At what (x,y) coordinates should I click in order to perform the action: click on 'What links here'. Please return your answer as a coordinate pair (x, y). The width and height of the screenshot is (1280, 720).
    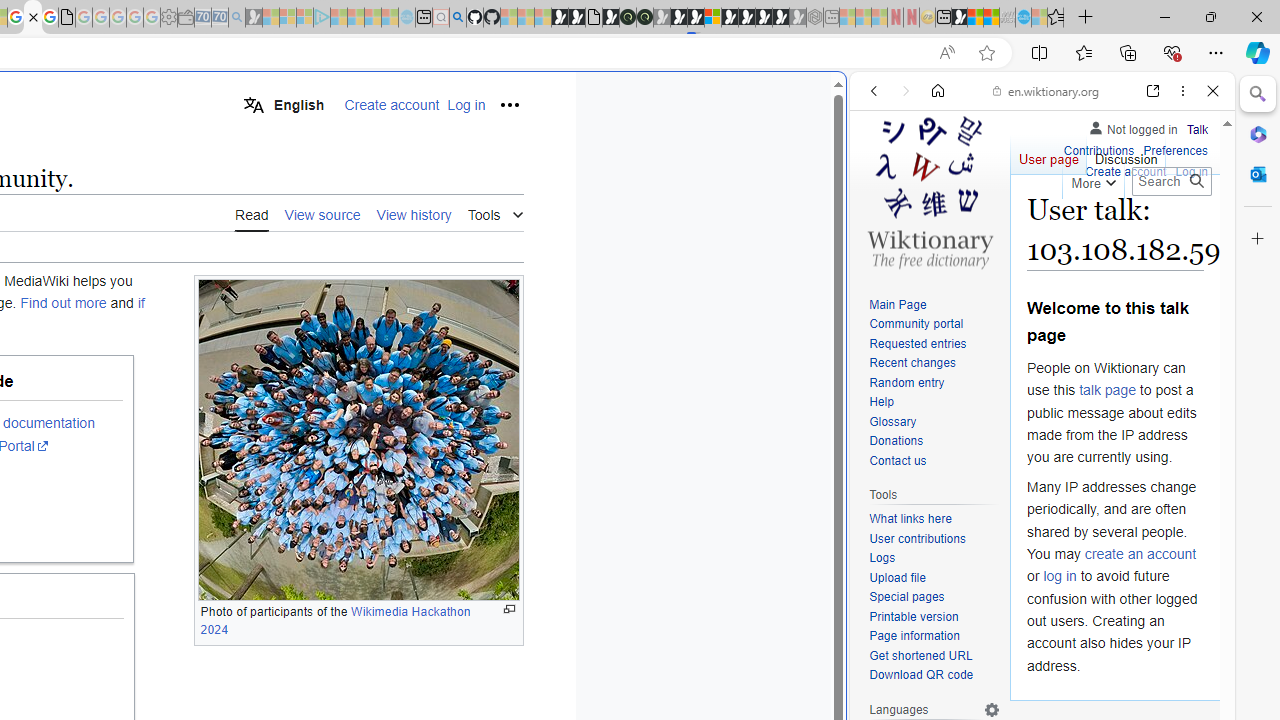
    Looking at the image, I should click on (909, 518).